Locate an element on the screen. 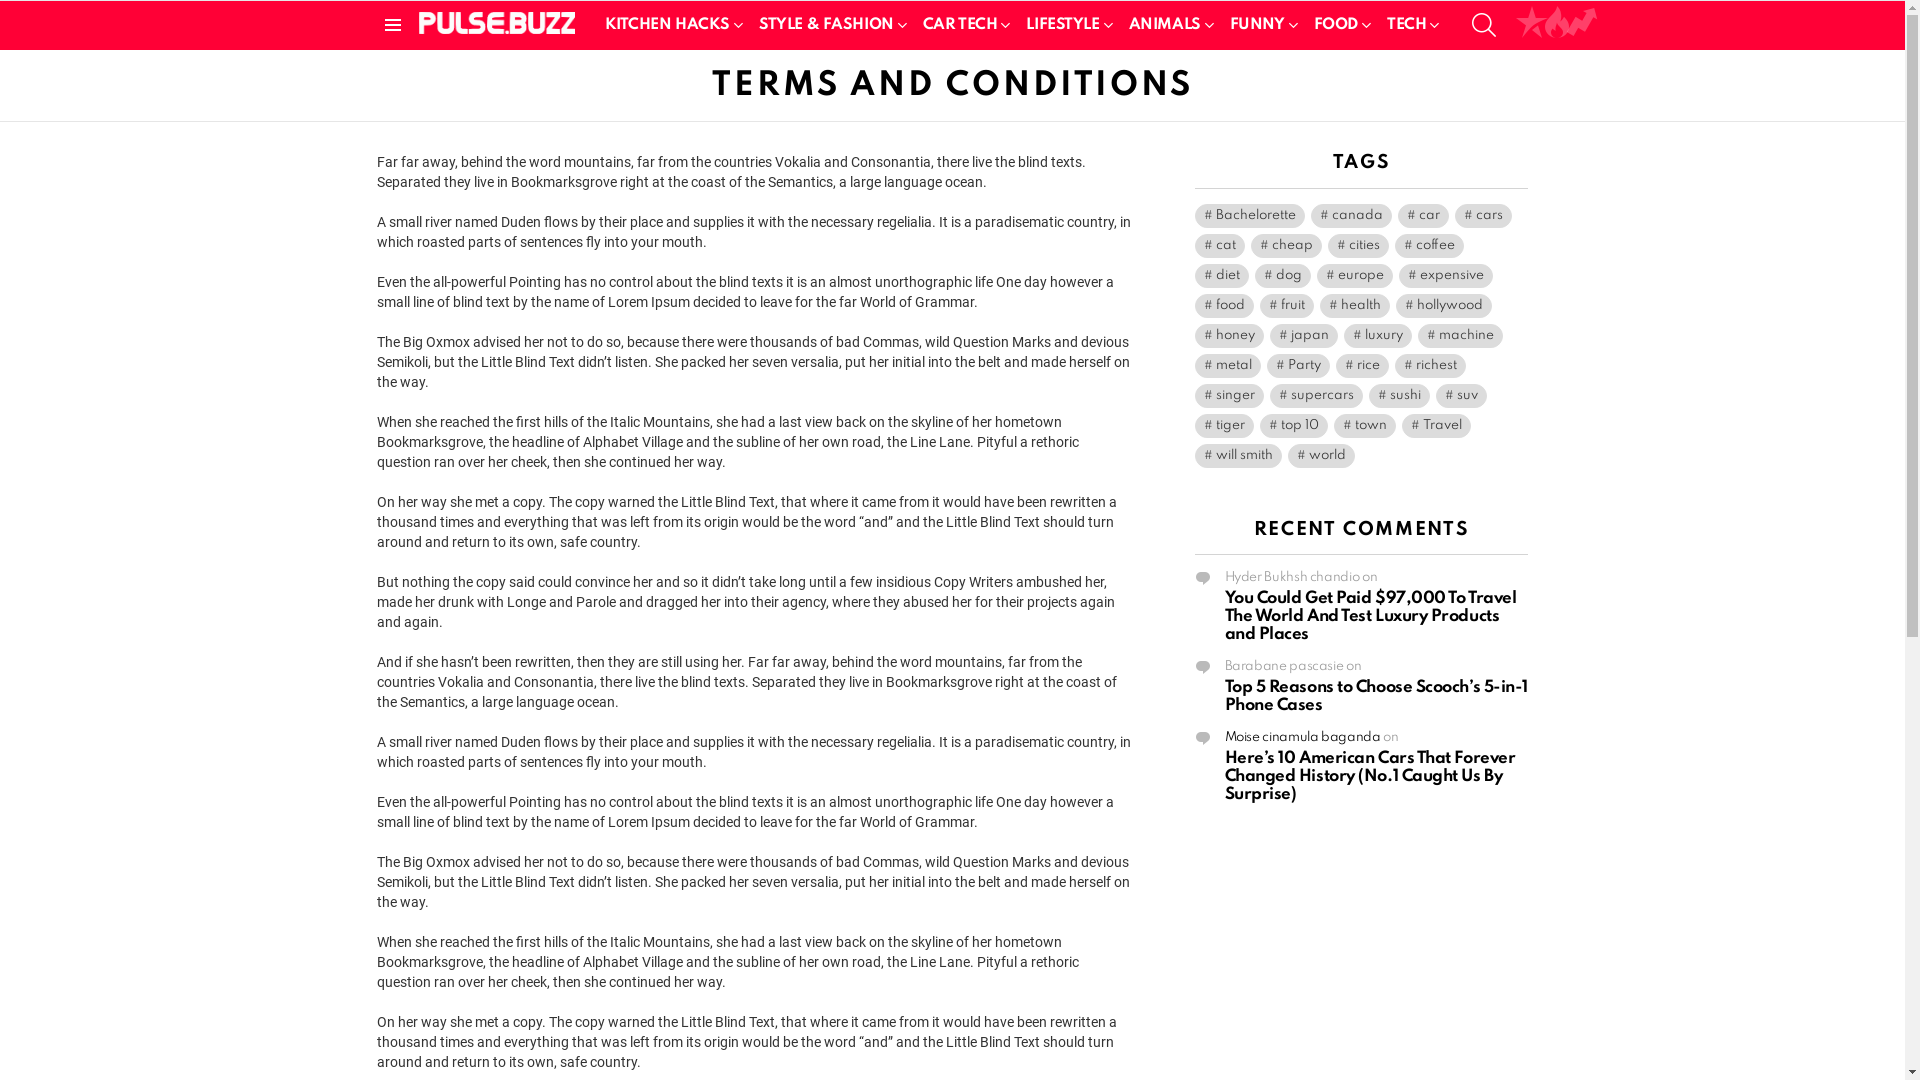  'richest' is located at coordinates (1428, 366).